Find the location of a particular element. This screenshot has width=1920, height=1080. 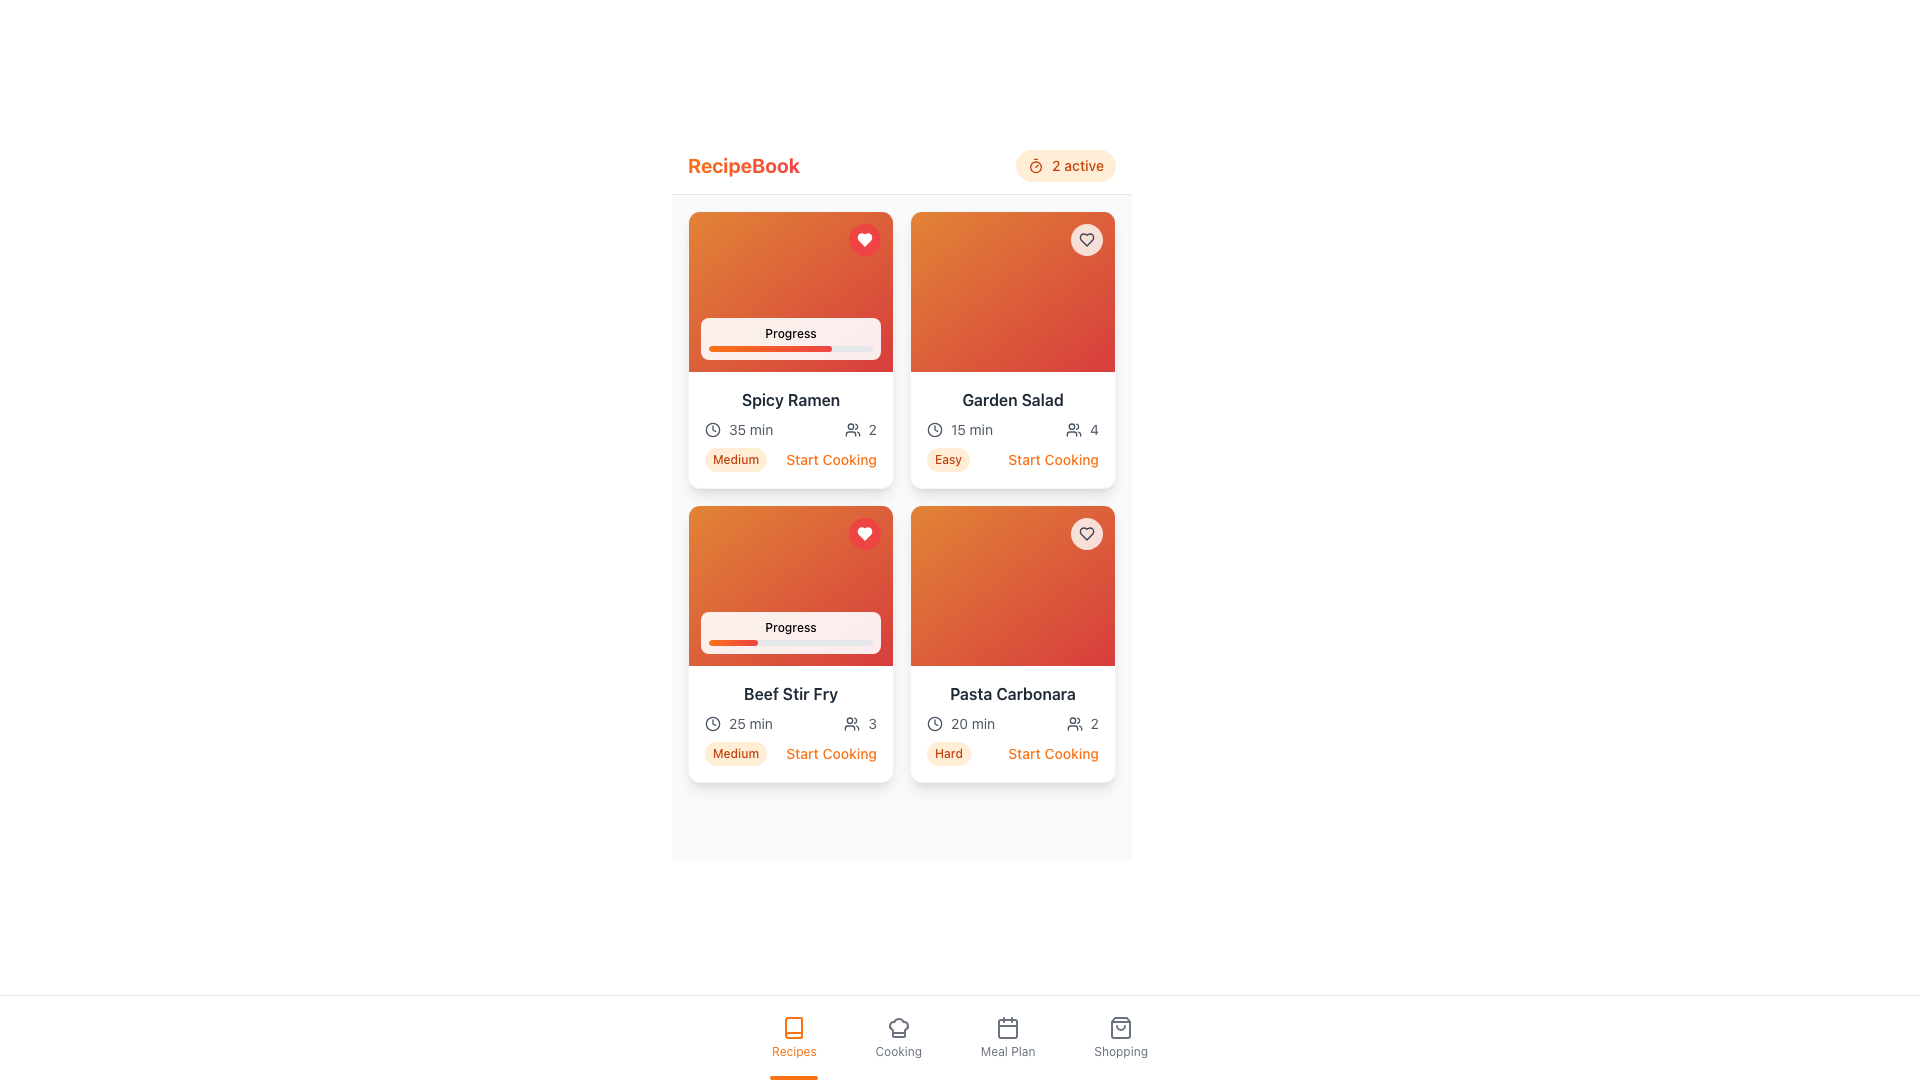

the user count icon located in the top-right quadrant of the 'Garden Salad' card, positioned next to the number '4' is located at coordinates (1073, 428).